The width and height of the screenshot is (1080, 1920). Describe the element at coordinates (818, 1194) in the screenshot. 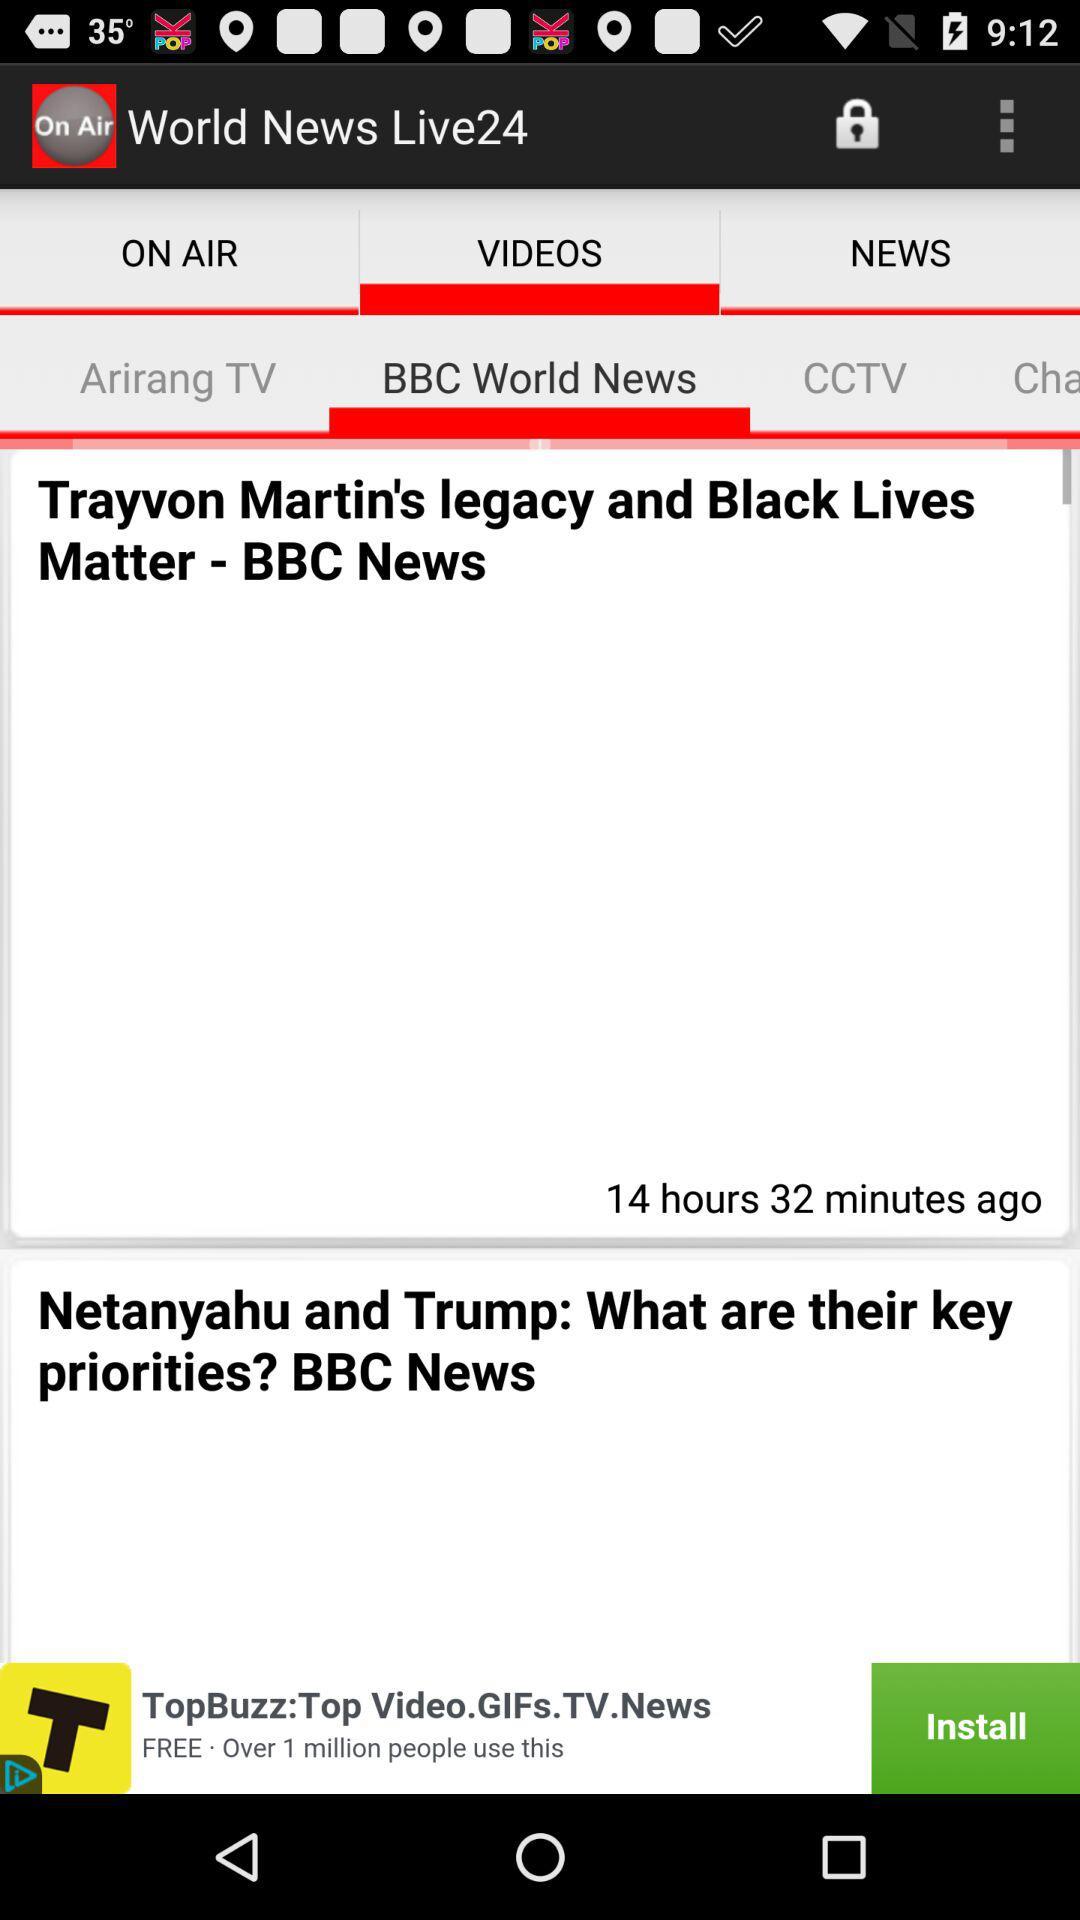

I see `14 hours 32 app` at that location.